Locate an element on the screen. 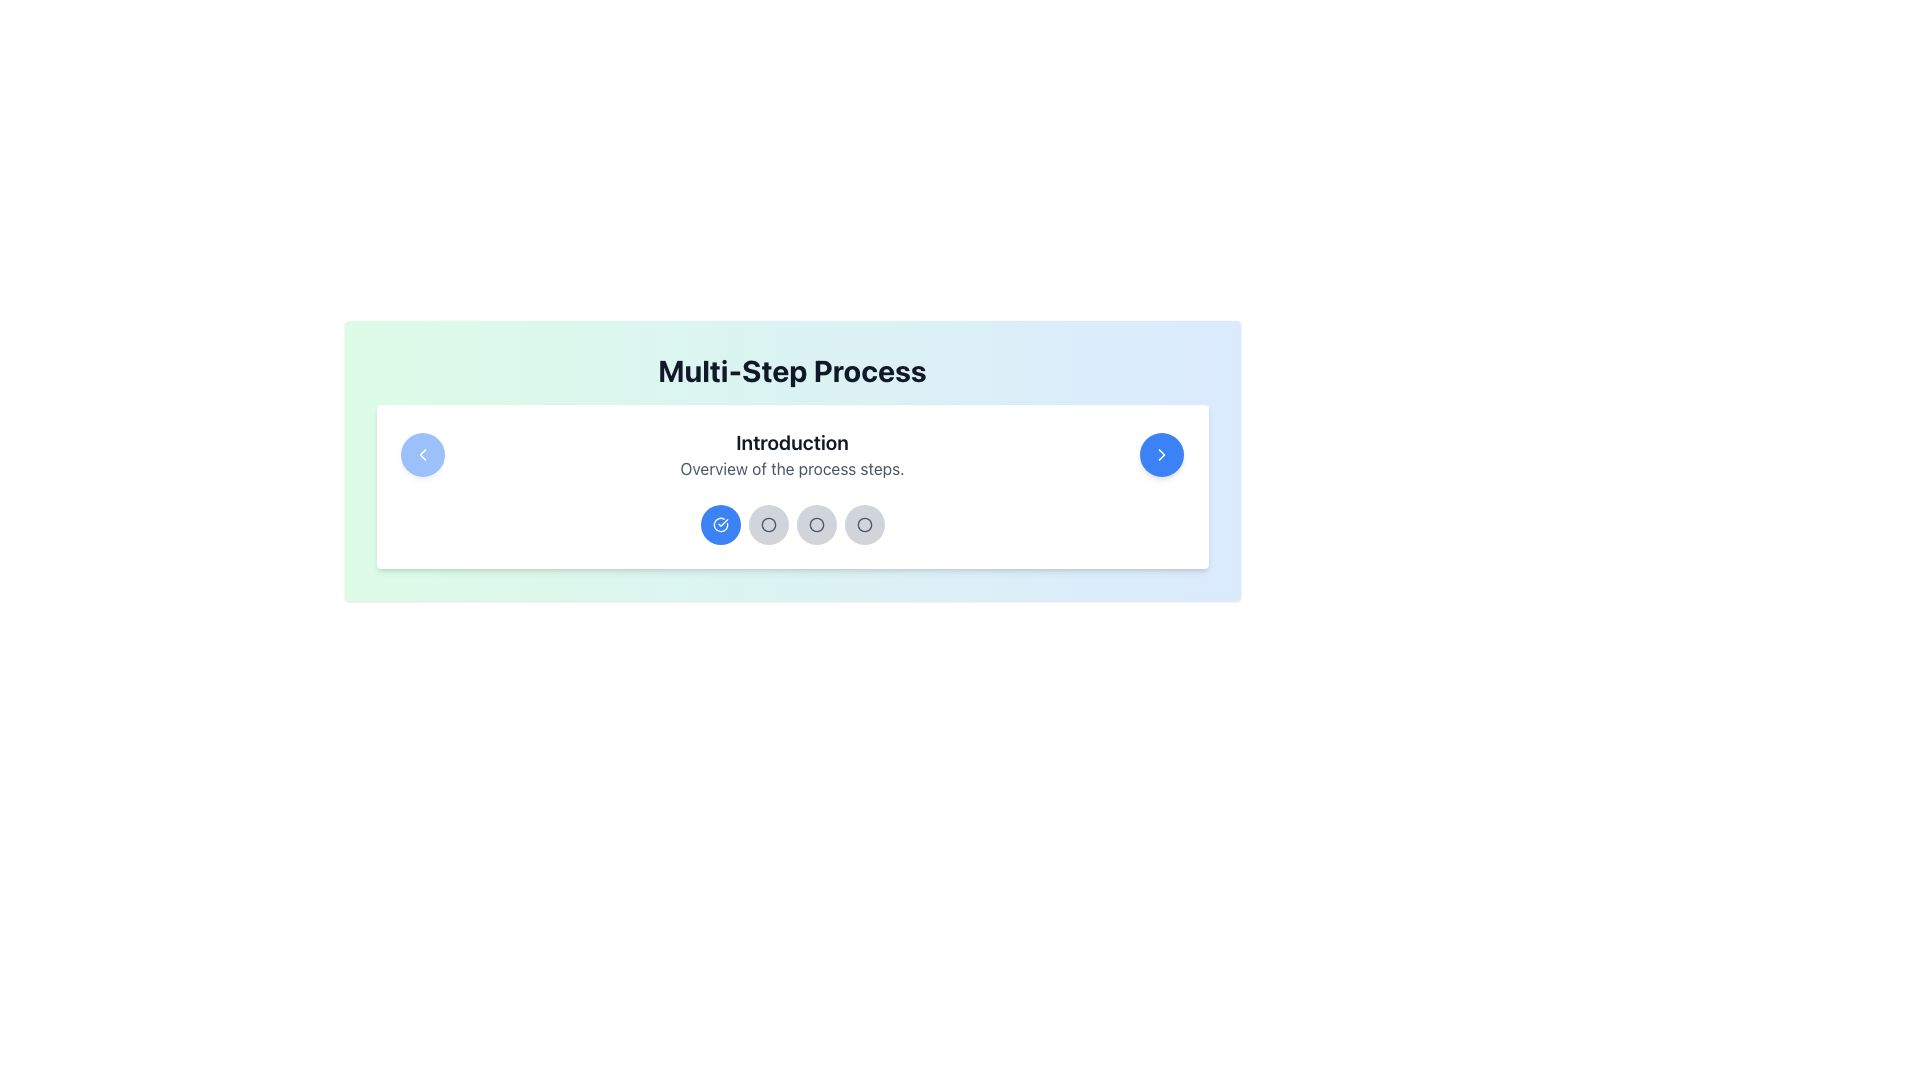 This screenshot has height=1080, width=1920. the second circular icon from the left in the sequence of four icons, located at the center-bottom part of the interface is located at coordinates (767, 523).